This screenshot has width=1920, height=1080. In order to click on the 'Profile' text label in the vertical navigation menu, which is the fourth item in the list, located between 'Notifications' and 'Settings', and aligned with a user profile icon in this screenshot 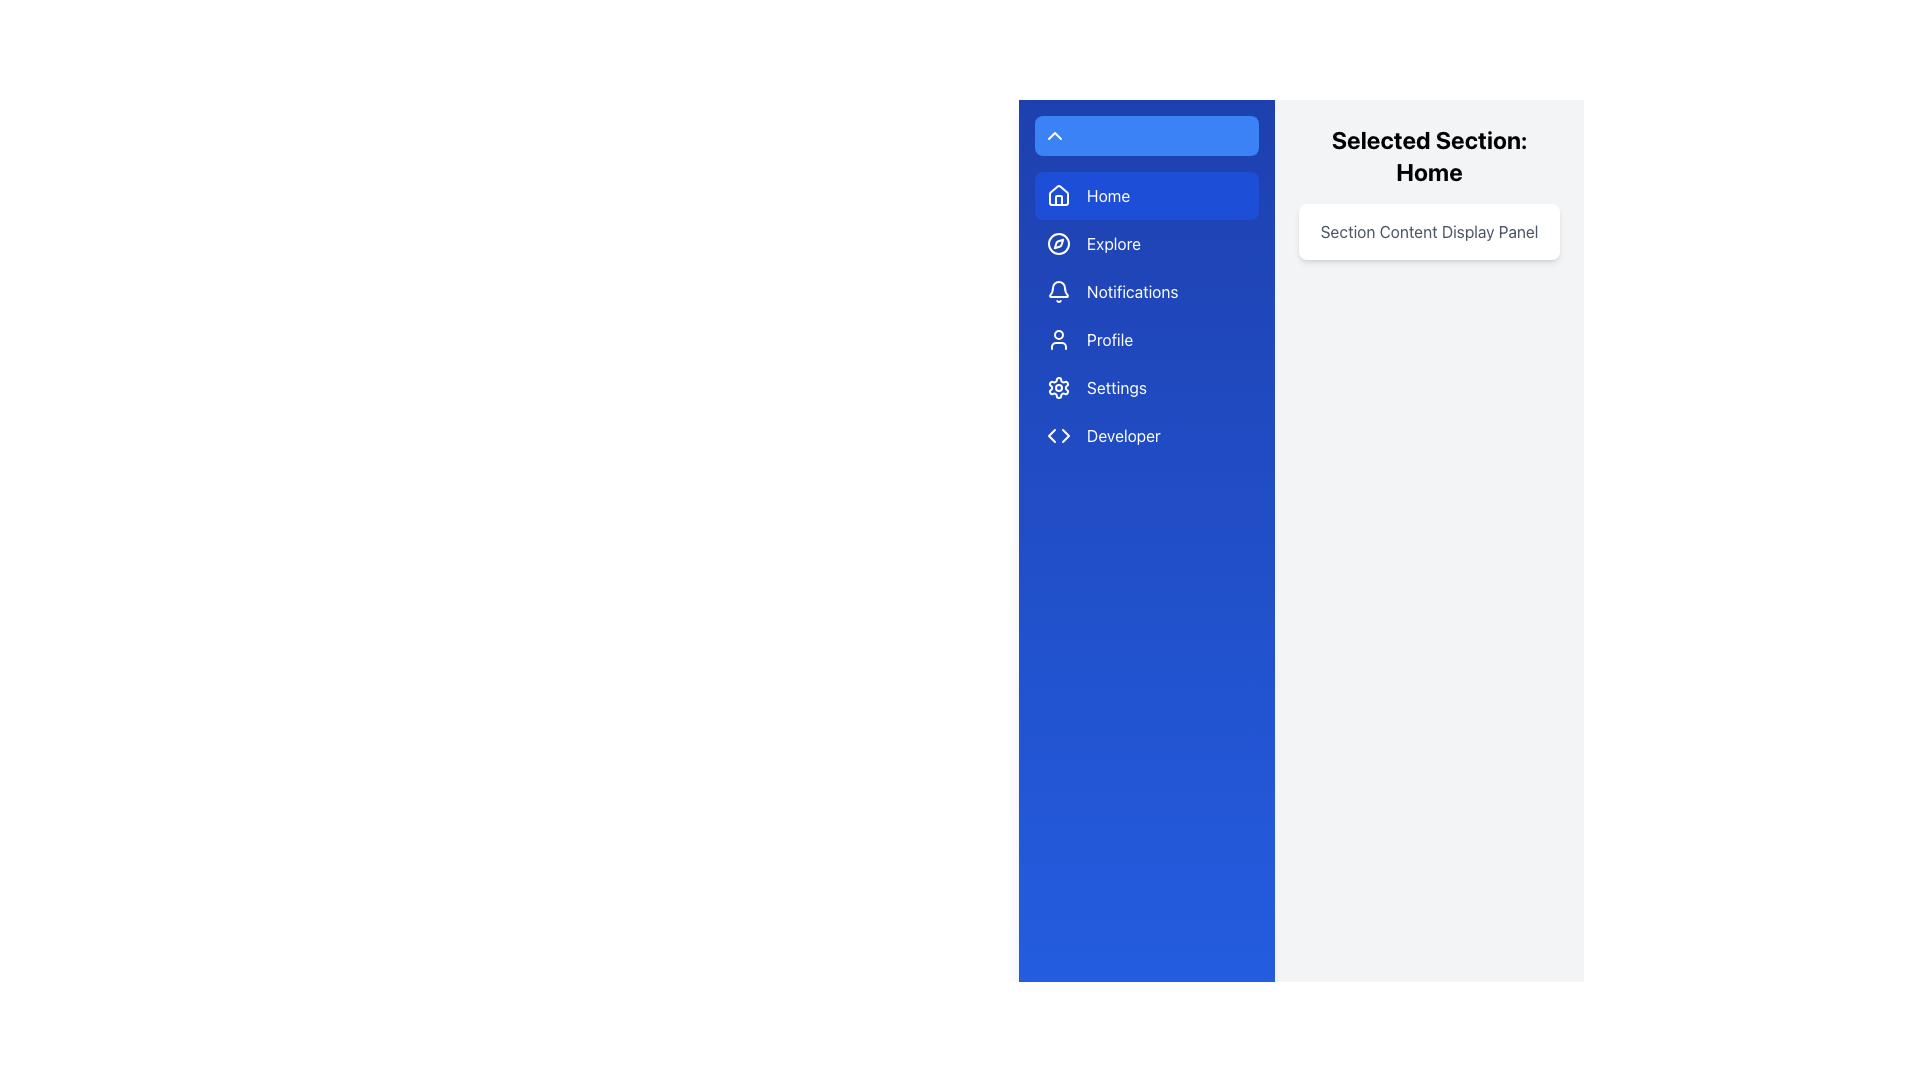, I will do `click(1109, 338)`.